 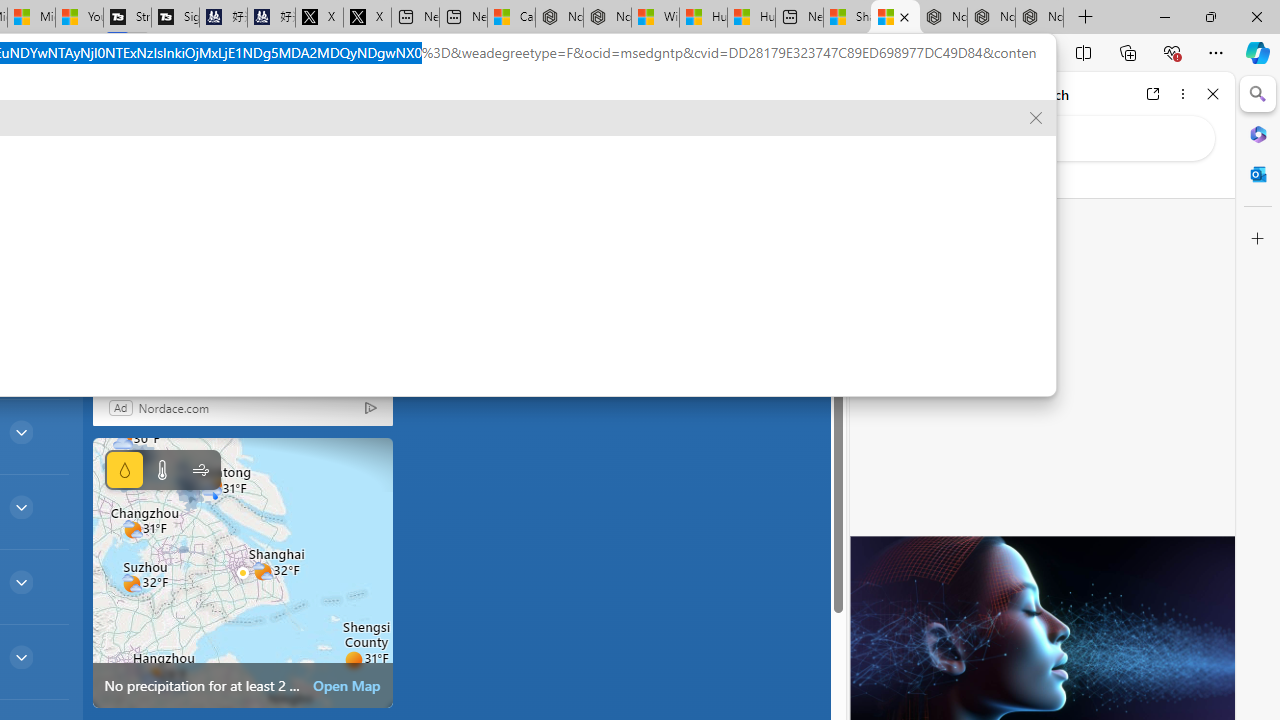 What do you see at coordinates (1036, 118) in the screenshot?
I see `'Remove suggestion'` at bounding box center [1036, 118].